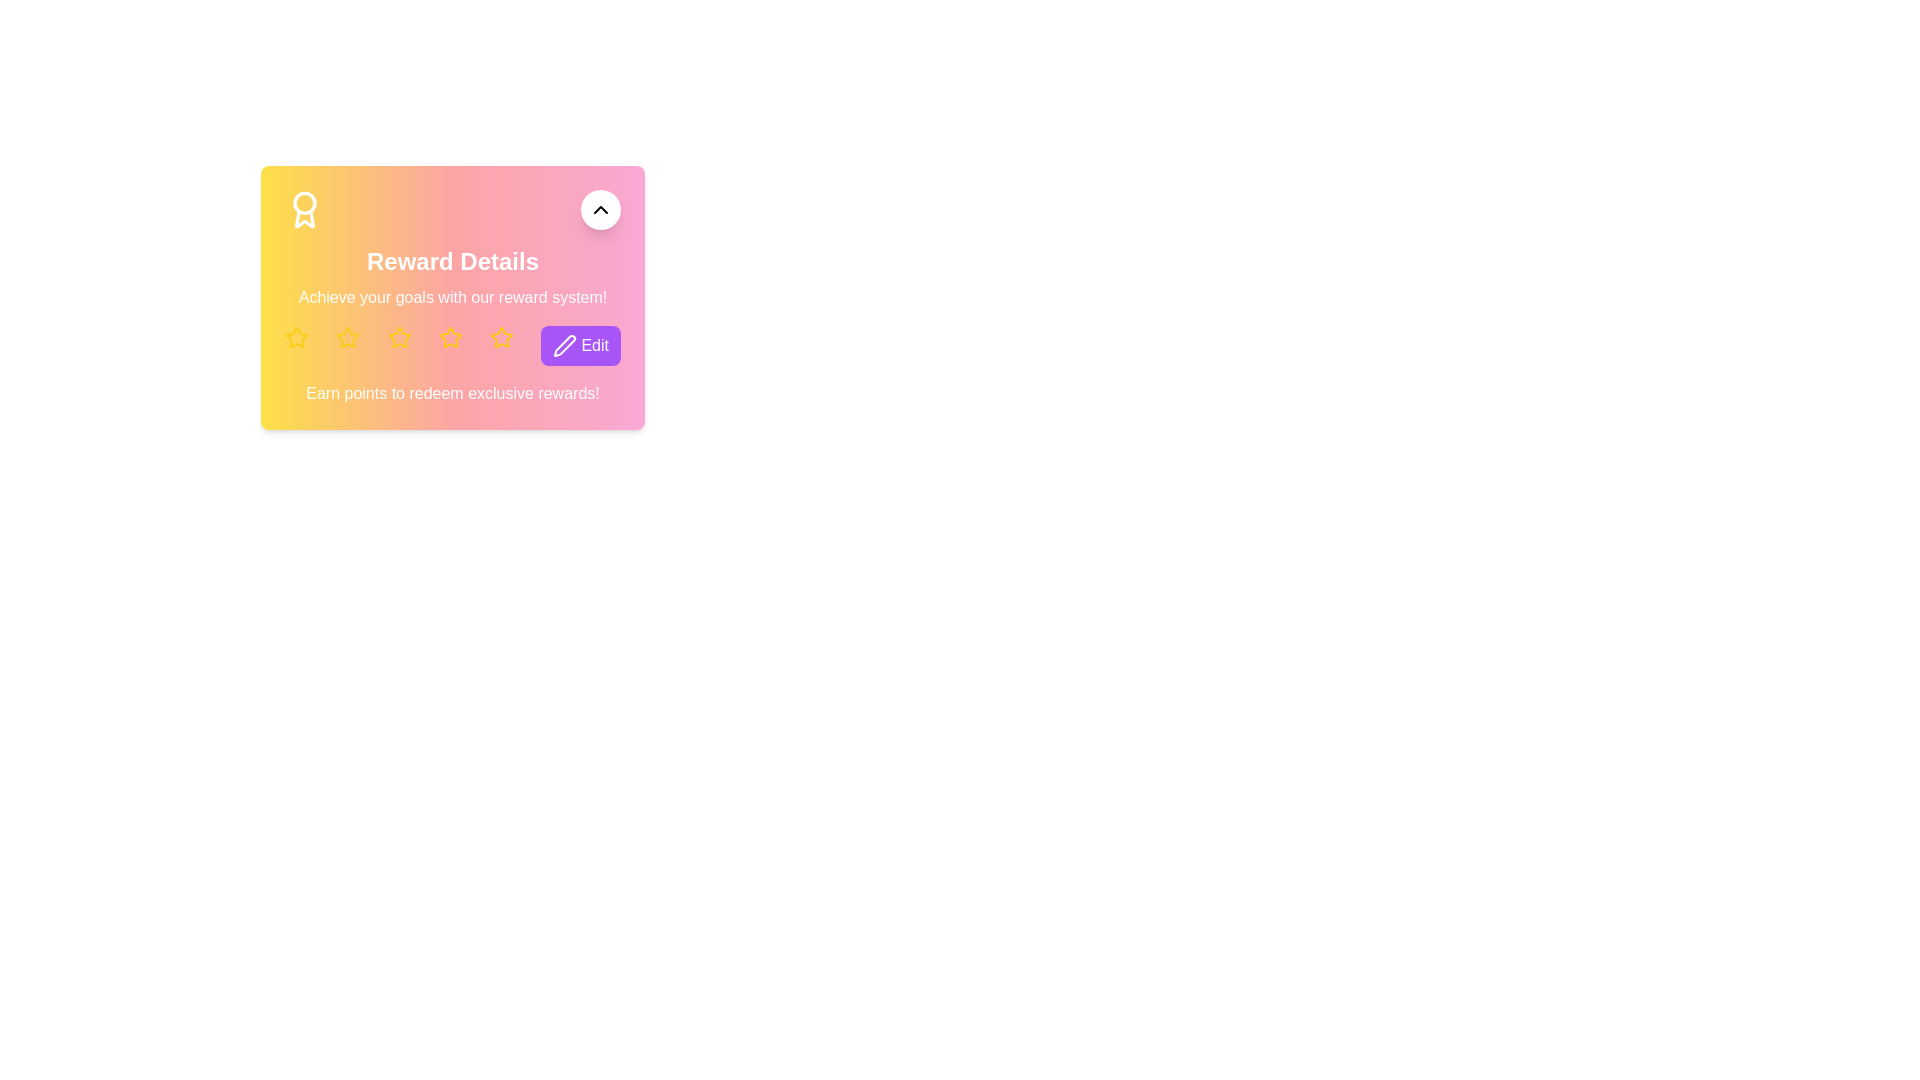 This screenshot has height=1080, width=1920. Describe the element at coordinates (296, 336) in the screenshot. I see `the yellow star icon located in the rewards details section` at that location.